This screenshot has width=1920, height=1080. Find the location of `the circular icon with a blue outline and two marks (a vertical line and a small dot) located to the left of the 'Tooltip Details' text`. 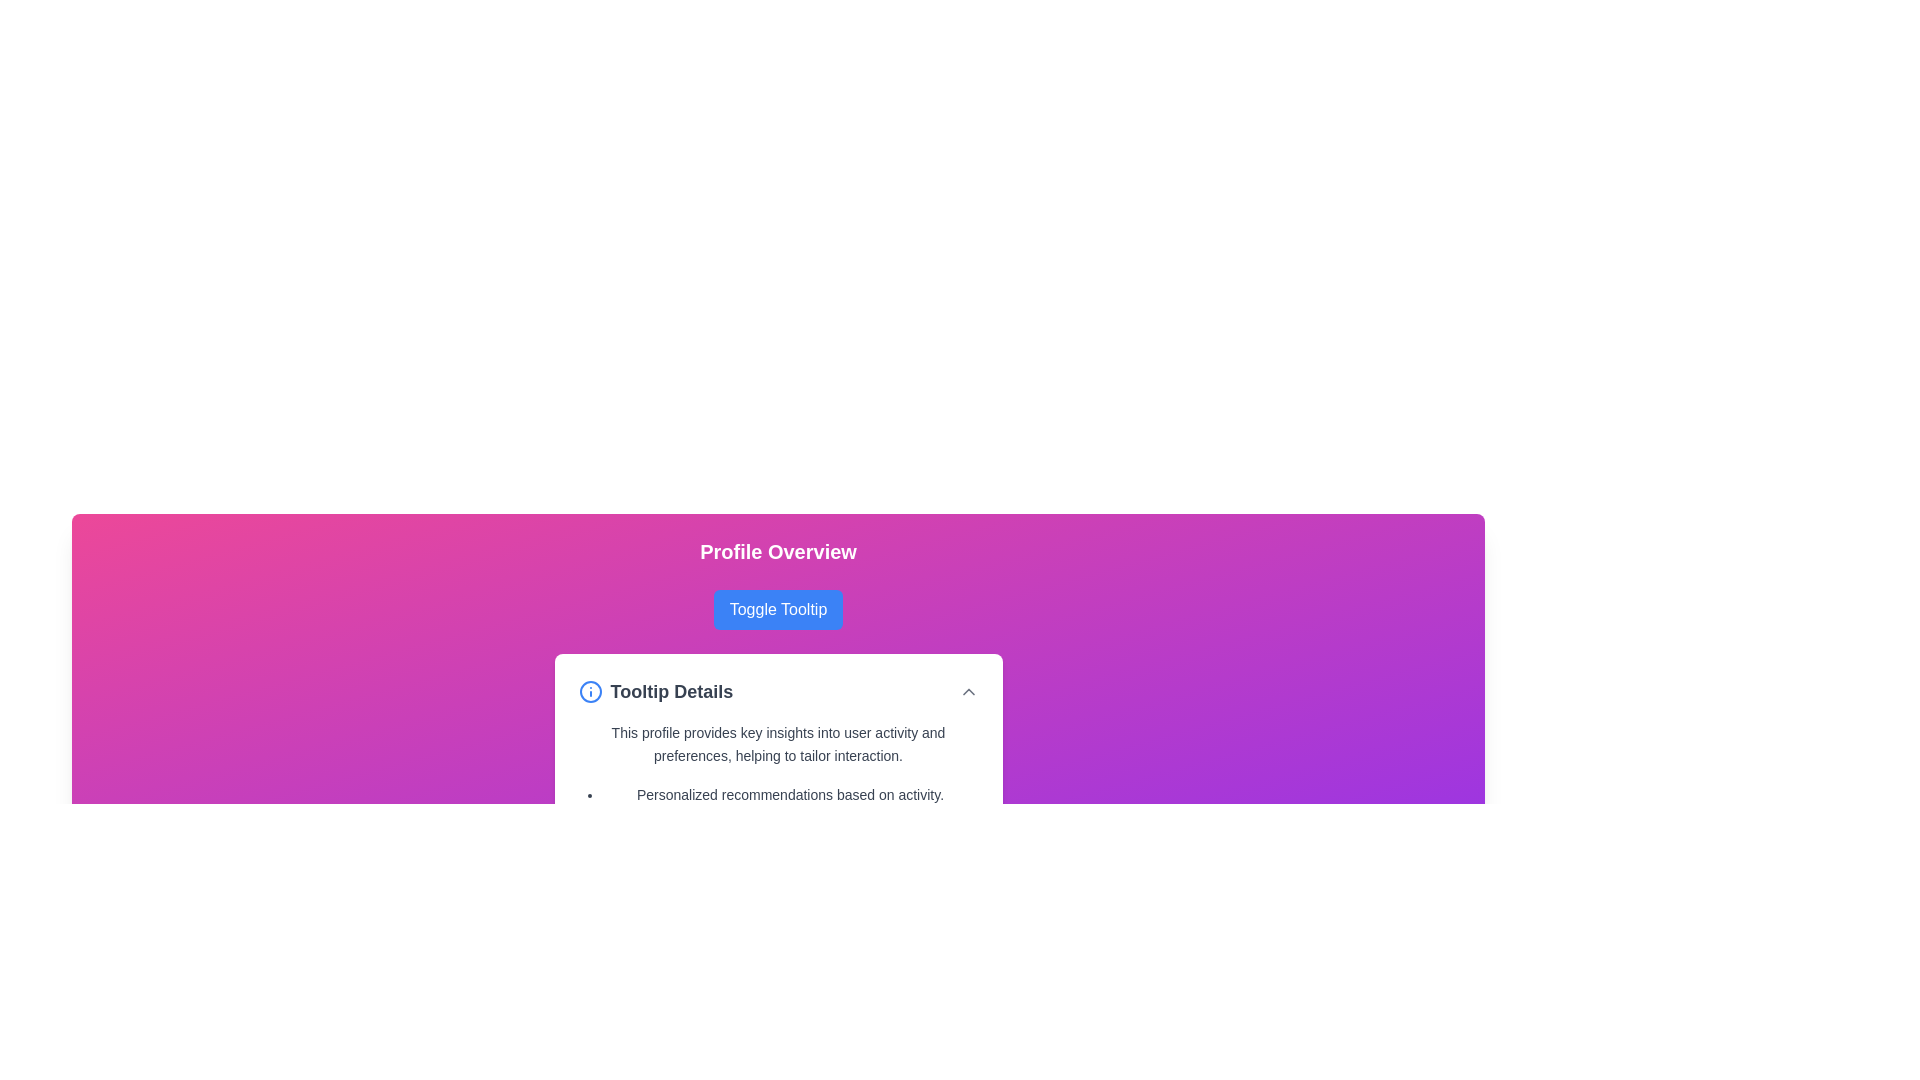

the circular icon with a blue outline and two marks (a vertical line and a small dot) located to the left of the 'Tooltip Details' text is located at coordinates (589, 690).